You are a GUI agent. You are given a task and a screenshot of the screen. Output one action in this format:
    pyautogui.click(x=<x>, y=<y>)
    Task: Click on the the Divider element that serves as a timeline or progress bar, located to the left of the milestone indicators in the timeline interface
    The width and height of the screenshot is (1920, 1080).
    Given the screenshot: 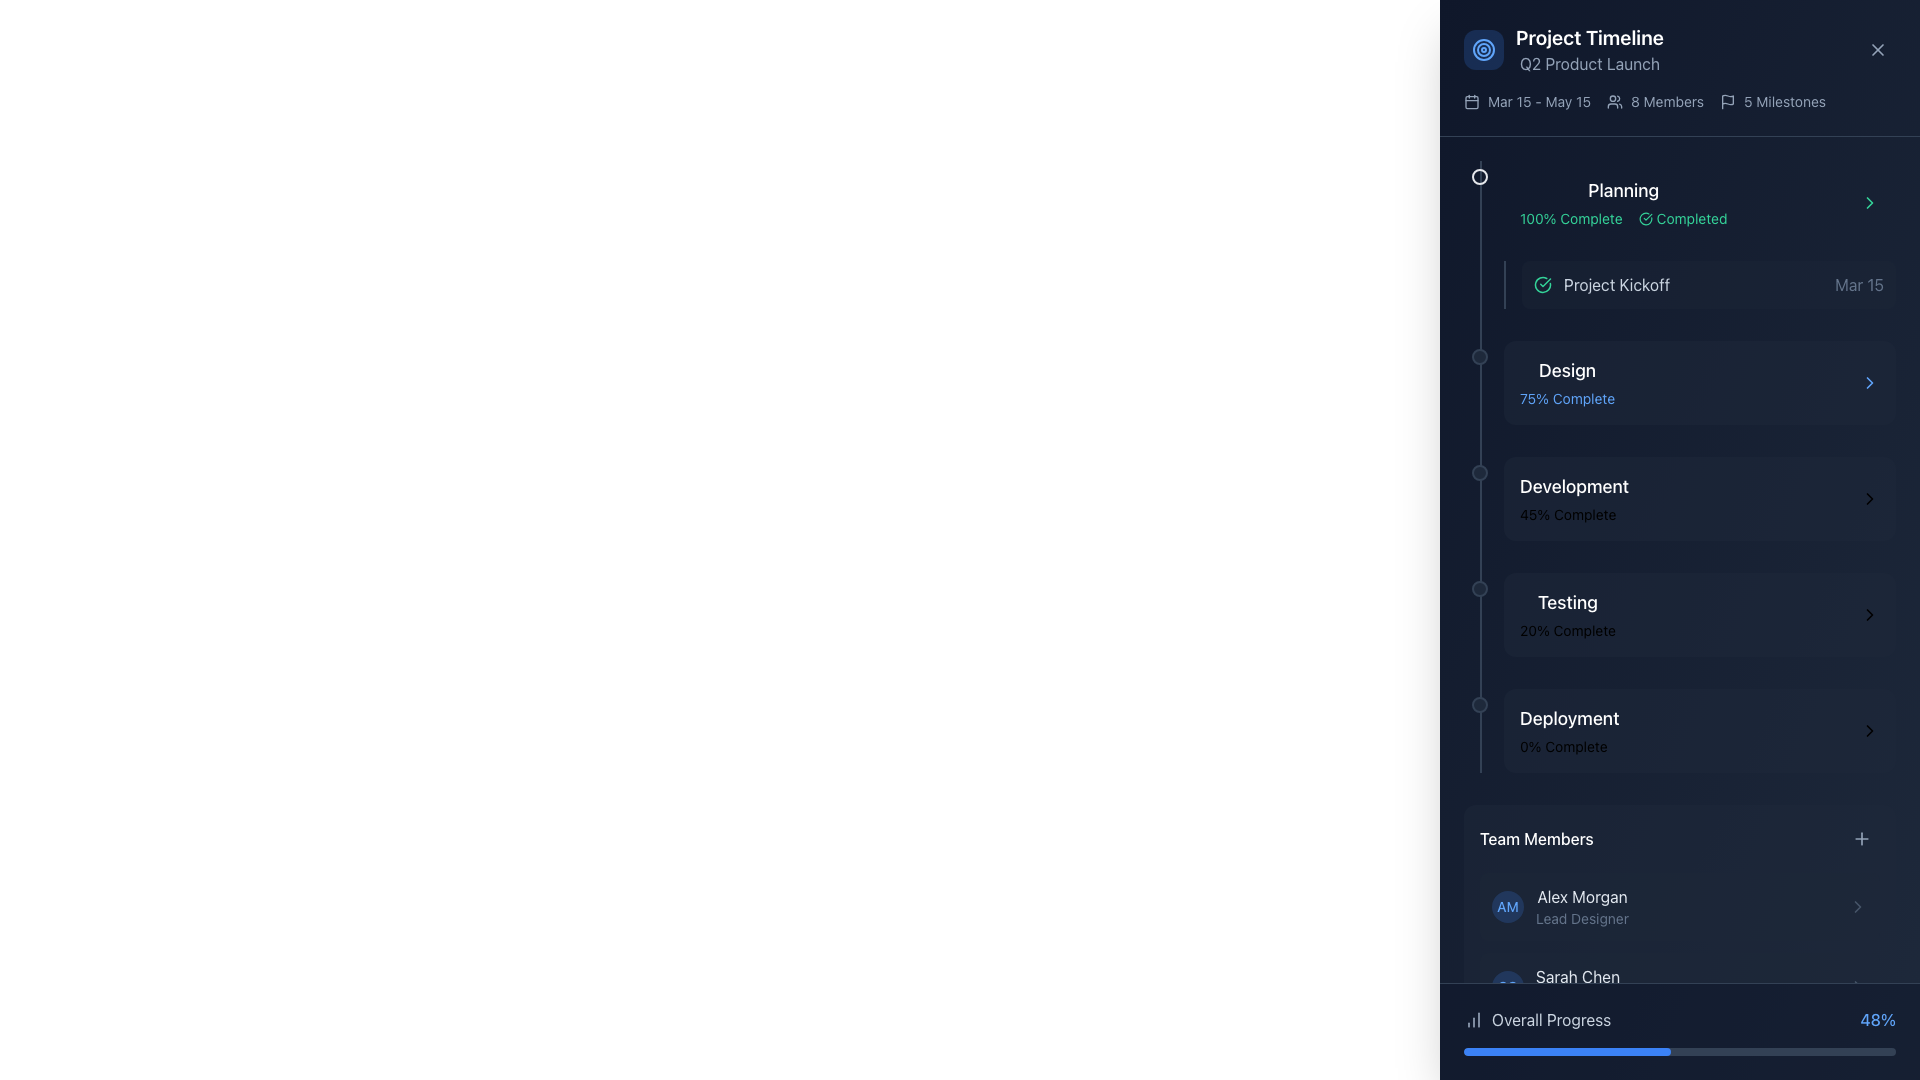 What is the action you would take?
    pyautogui.click(x=1481, y=466)
    